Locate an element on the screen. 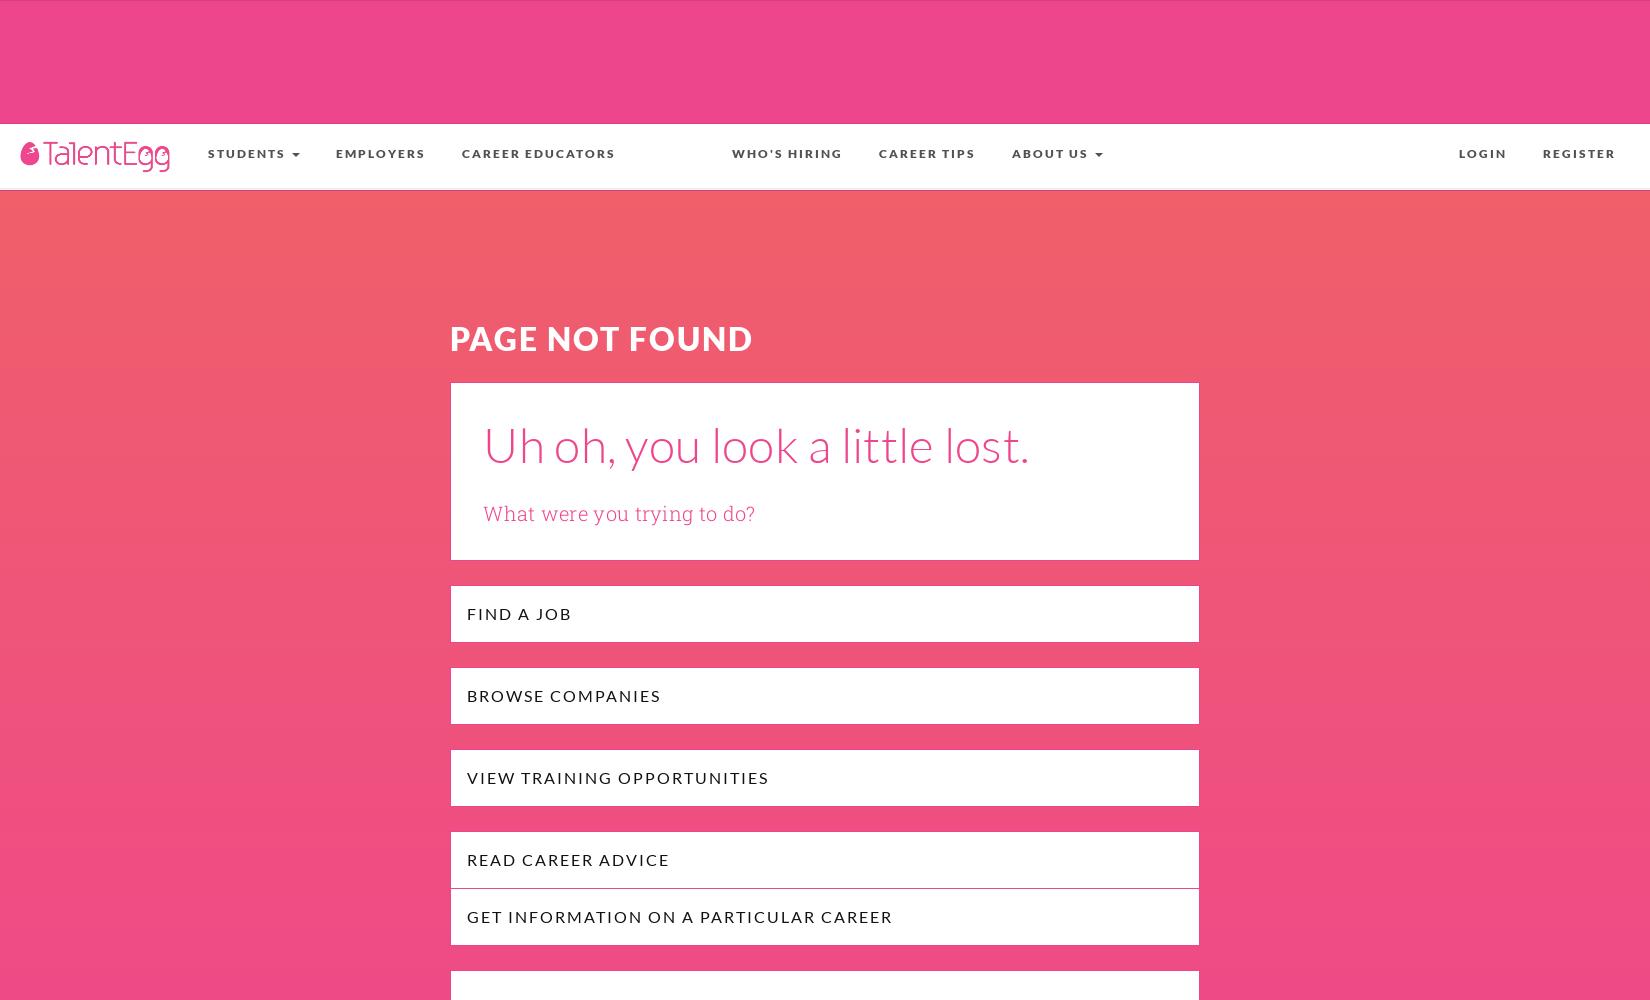  'Career Tips' is located at coordinates (927, 153).